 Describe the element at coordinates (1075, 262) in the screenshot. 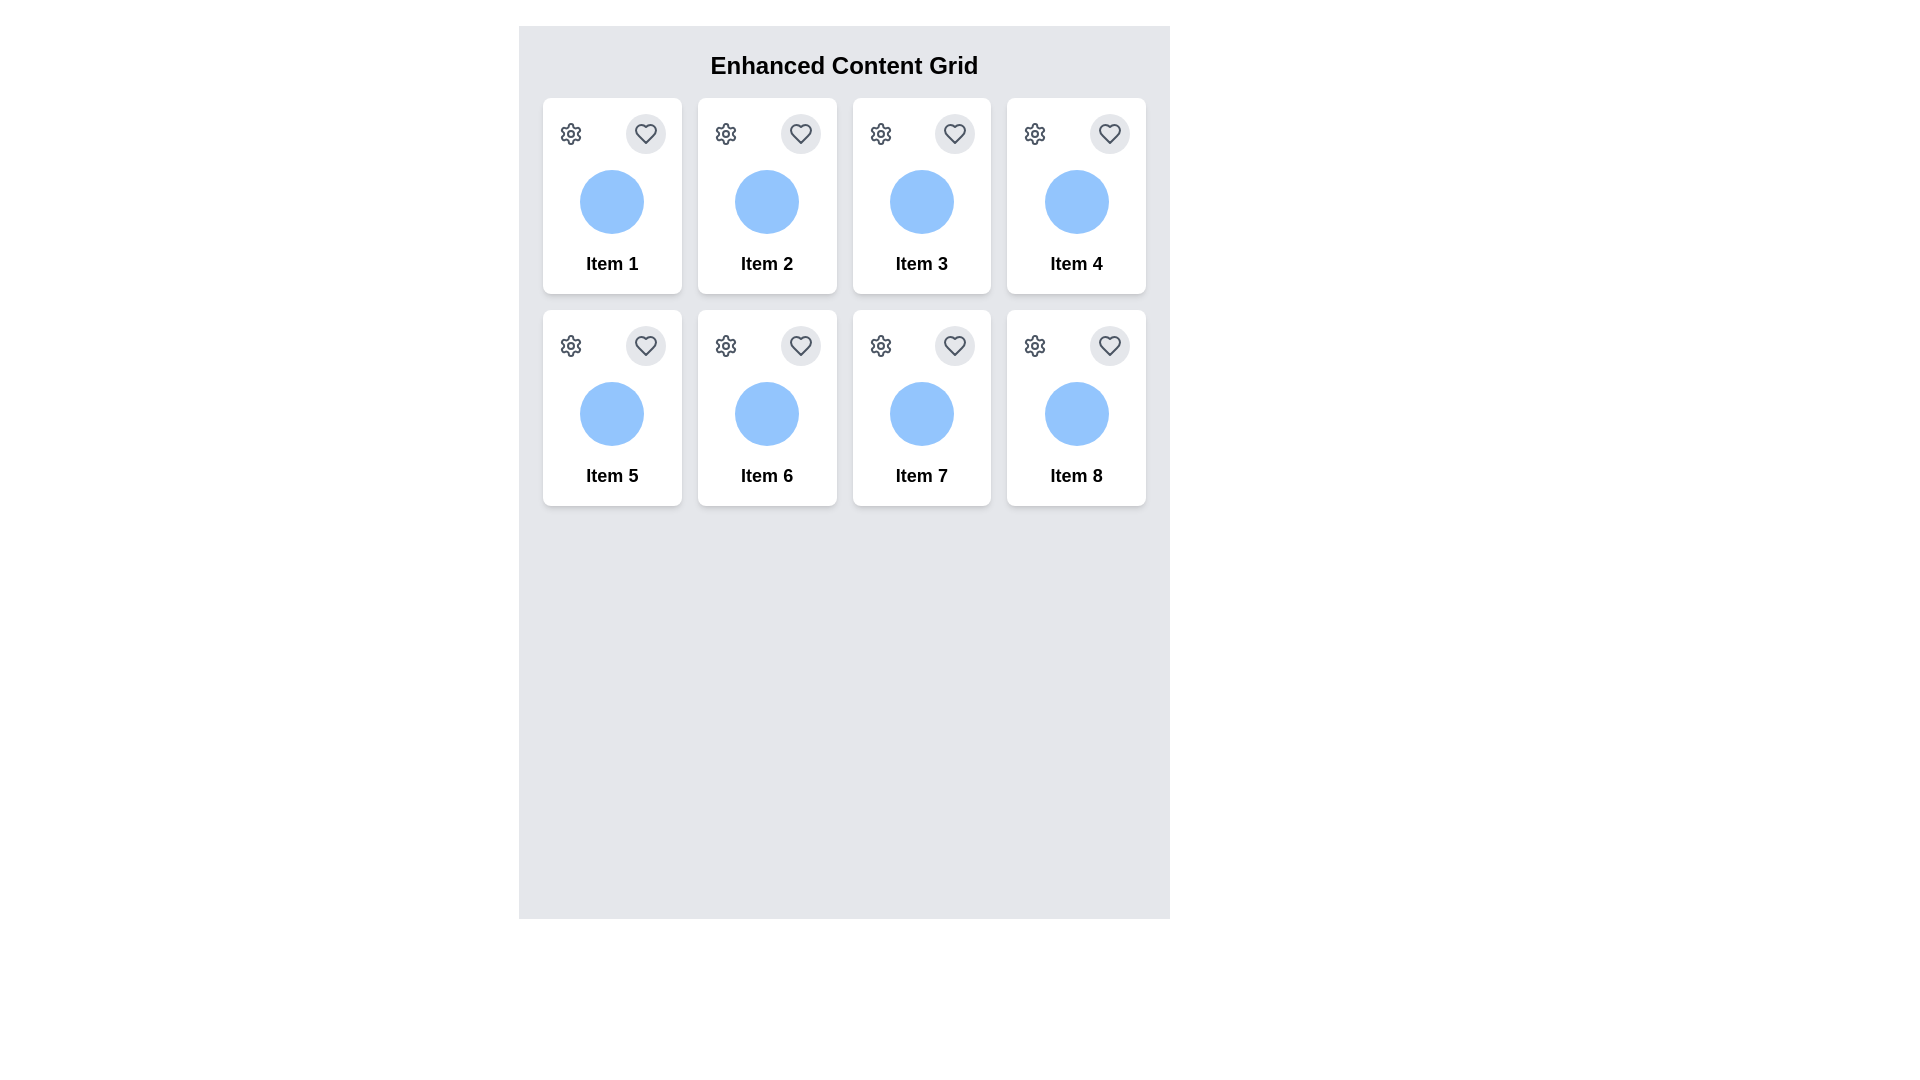

I see `the centered text label that displays 'Item 4', which is the fourth text item in the second row, second column of the 'Enhanced Content Grid'` at that location.